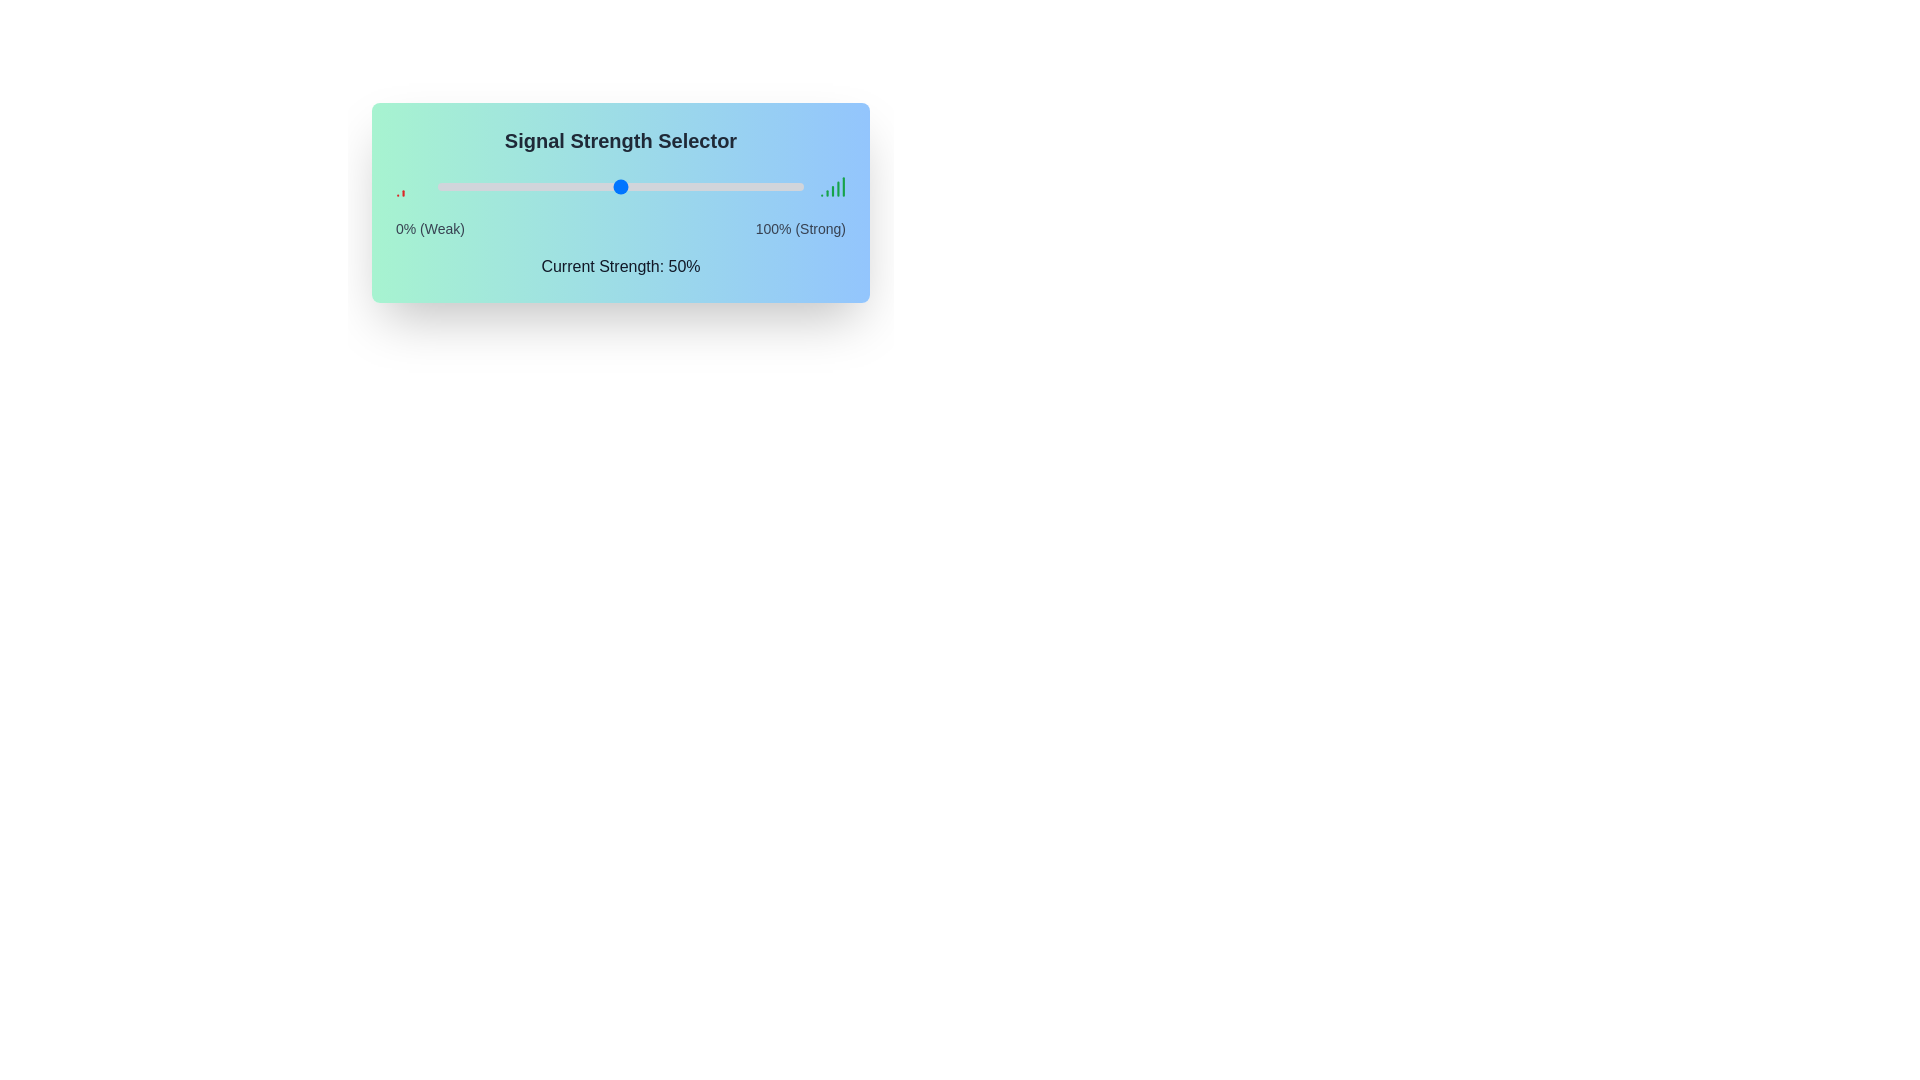 The width and height of the screenshot is (1920, 1080). I want to click on the signal strength slider to 98%, so click(794, 186).